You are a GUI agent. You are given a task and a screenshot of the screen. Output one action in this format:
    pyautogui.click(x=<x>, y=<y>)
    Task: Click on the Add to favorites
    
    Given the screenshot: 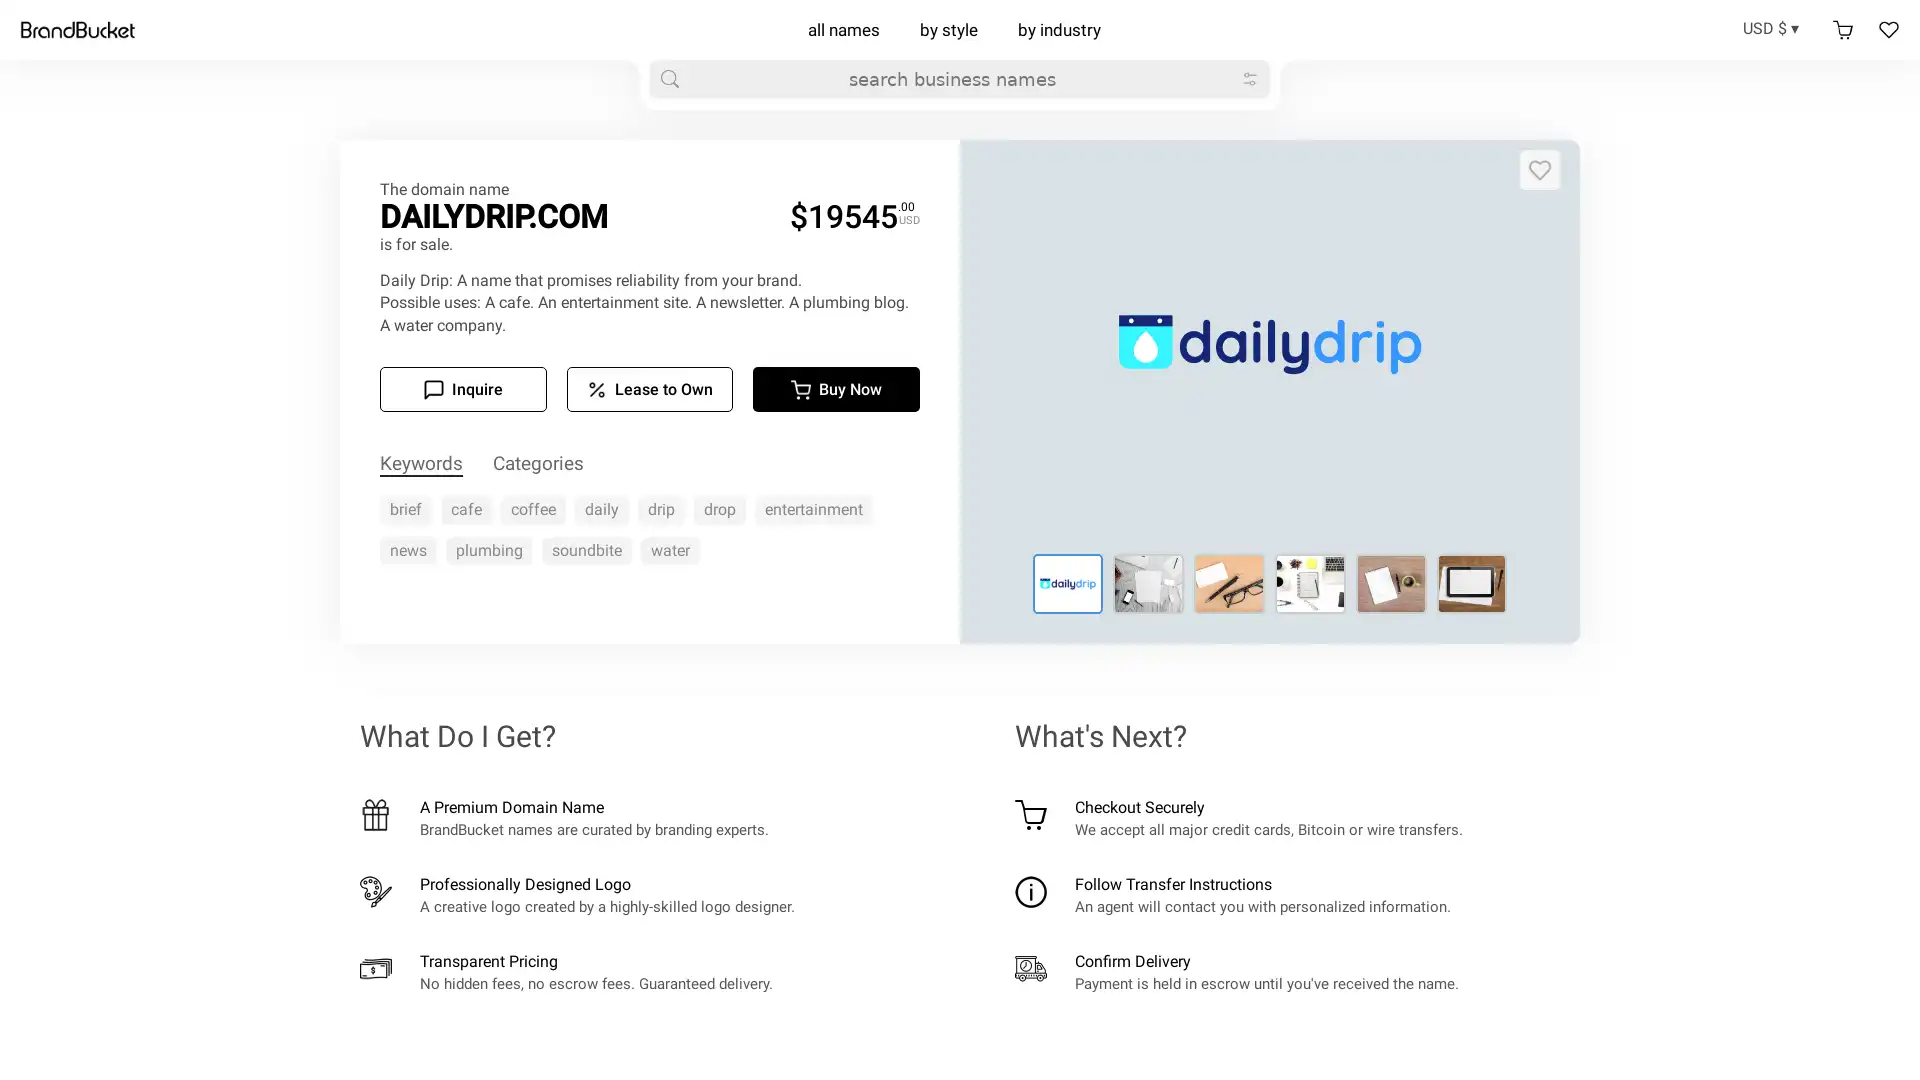 What is the action you would take?
    pyautogui.click(x=1539, y=168)
    